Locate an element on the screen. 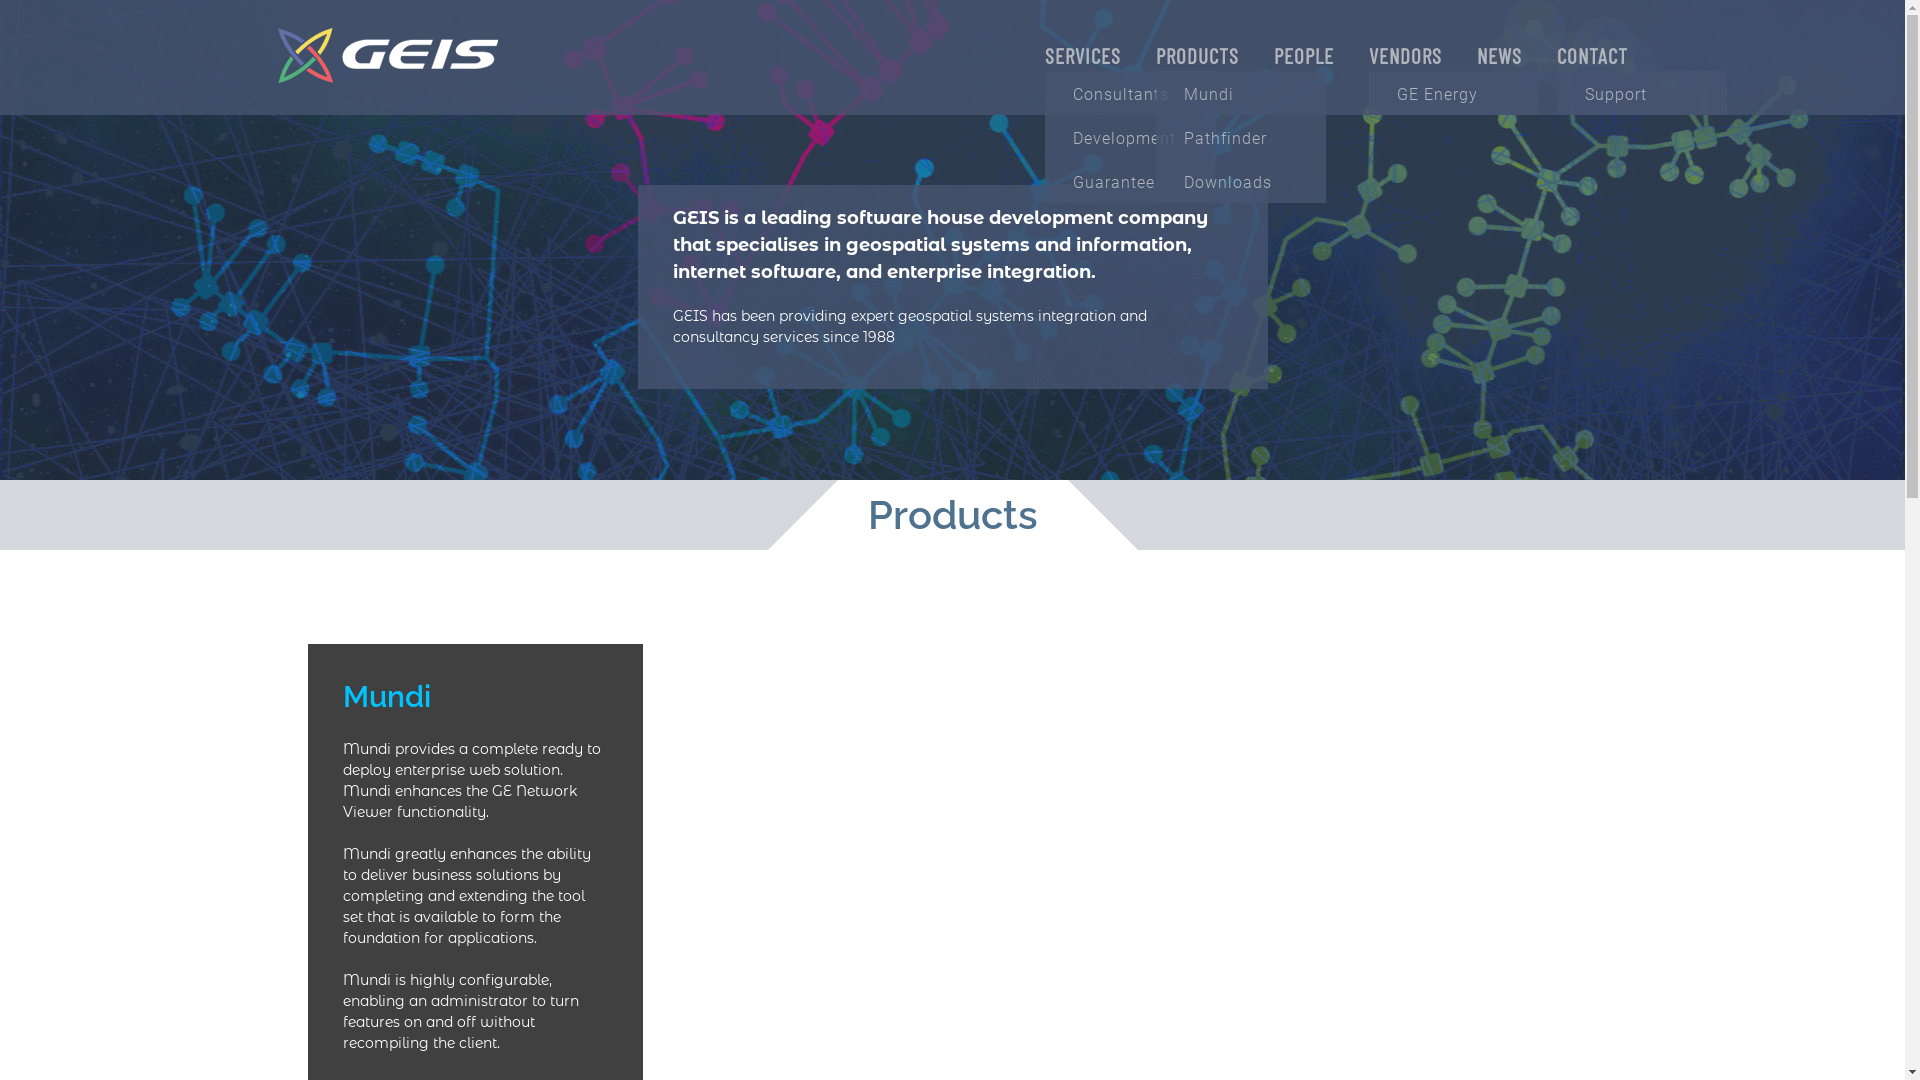 The image size is (1920, 1080). 'VENDORS' is located at coordinates (1367, 54).